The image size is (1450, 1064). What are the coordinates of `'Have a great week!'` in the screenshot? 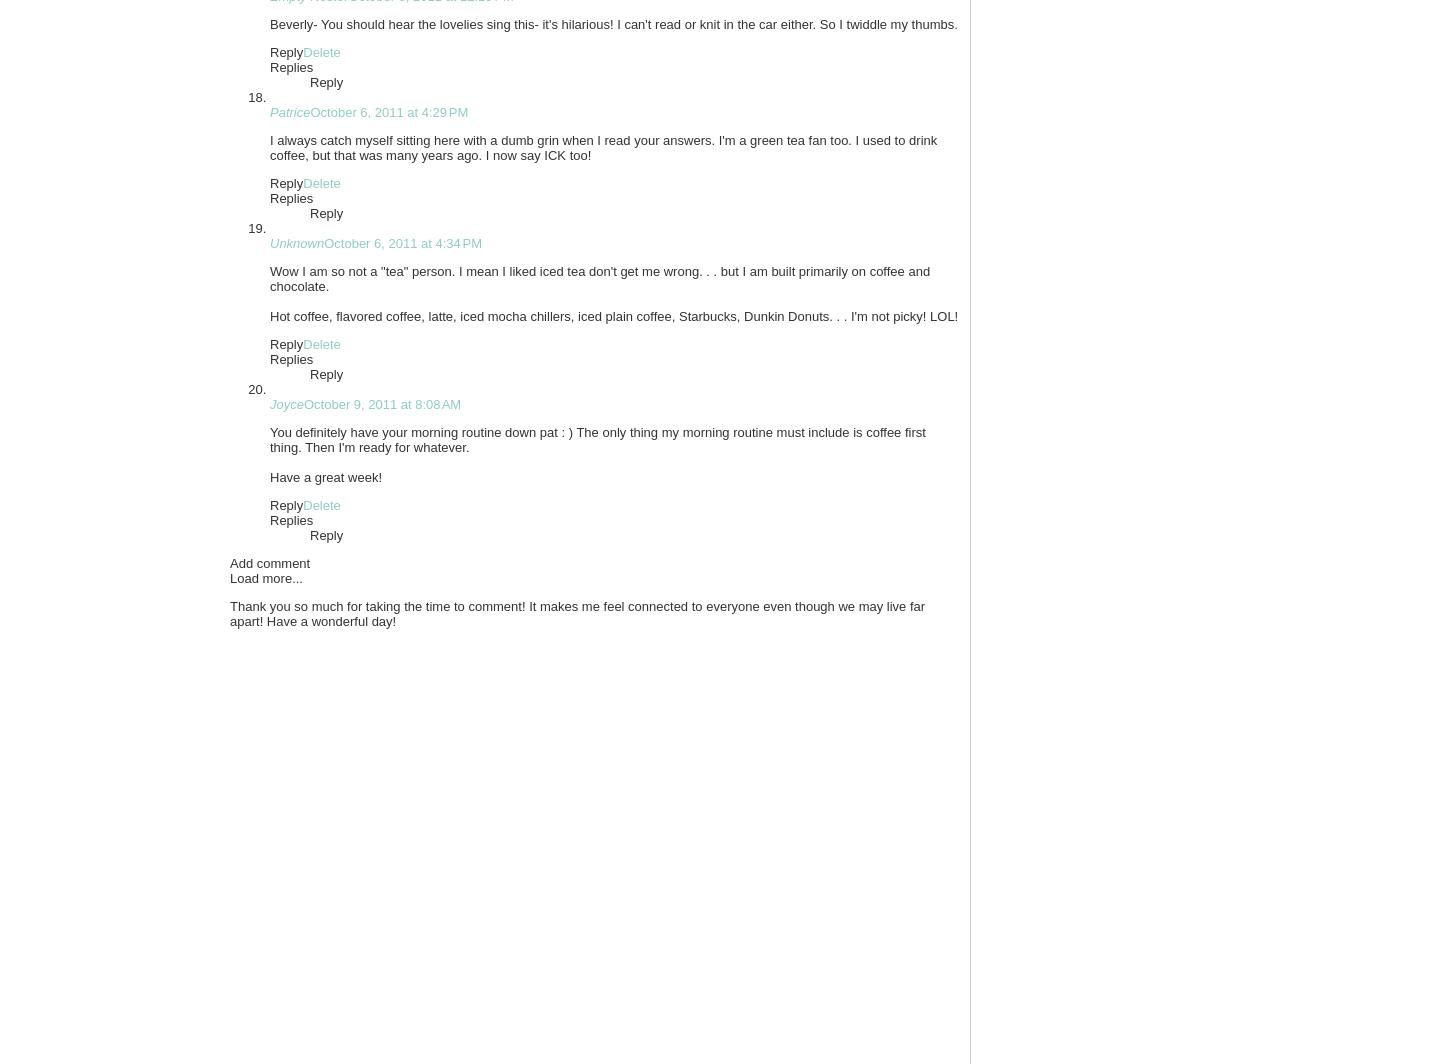 It's located at (325, 477).